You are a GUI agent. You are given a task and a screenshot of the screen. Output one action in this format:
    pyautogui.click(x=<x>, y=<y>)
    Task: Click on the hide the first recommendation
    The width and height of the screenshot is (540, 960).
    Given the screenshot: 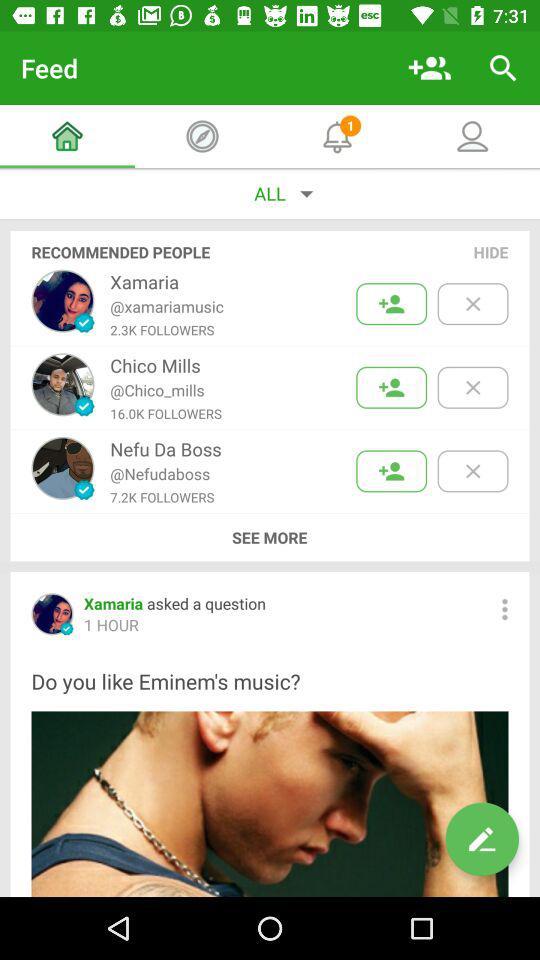 What is the action you would take?
    pyautogui.click(x=472, y=304)
    